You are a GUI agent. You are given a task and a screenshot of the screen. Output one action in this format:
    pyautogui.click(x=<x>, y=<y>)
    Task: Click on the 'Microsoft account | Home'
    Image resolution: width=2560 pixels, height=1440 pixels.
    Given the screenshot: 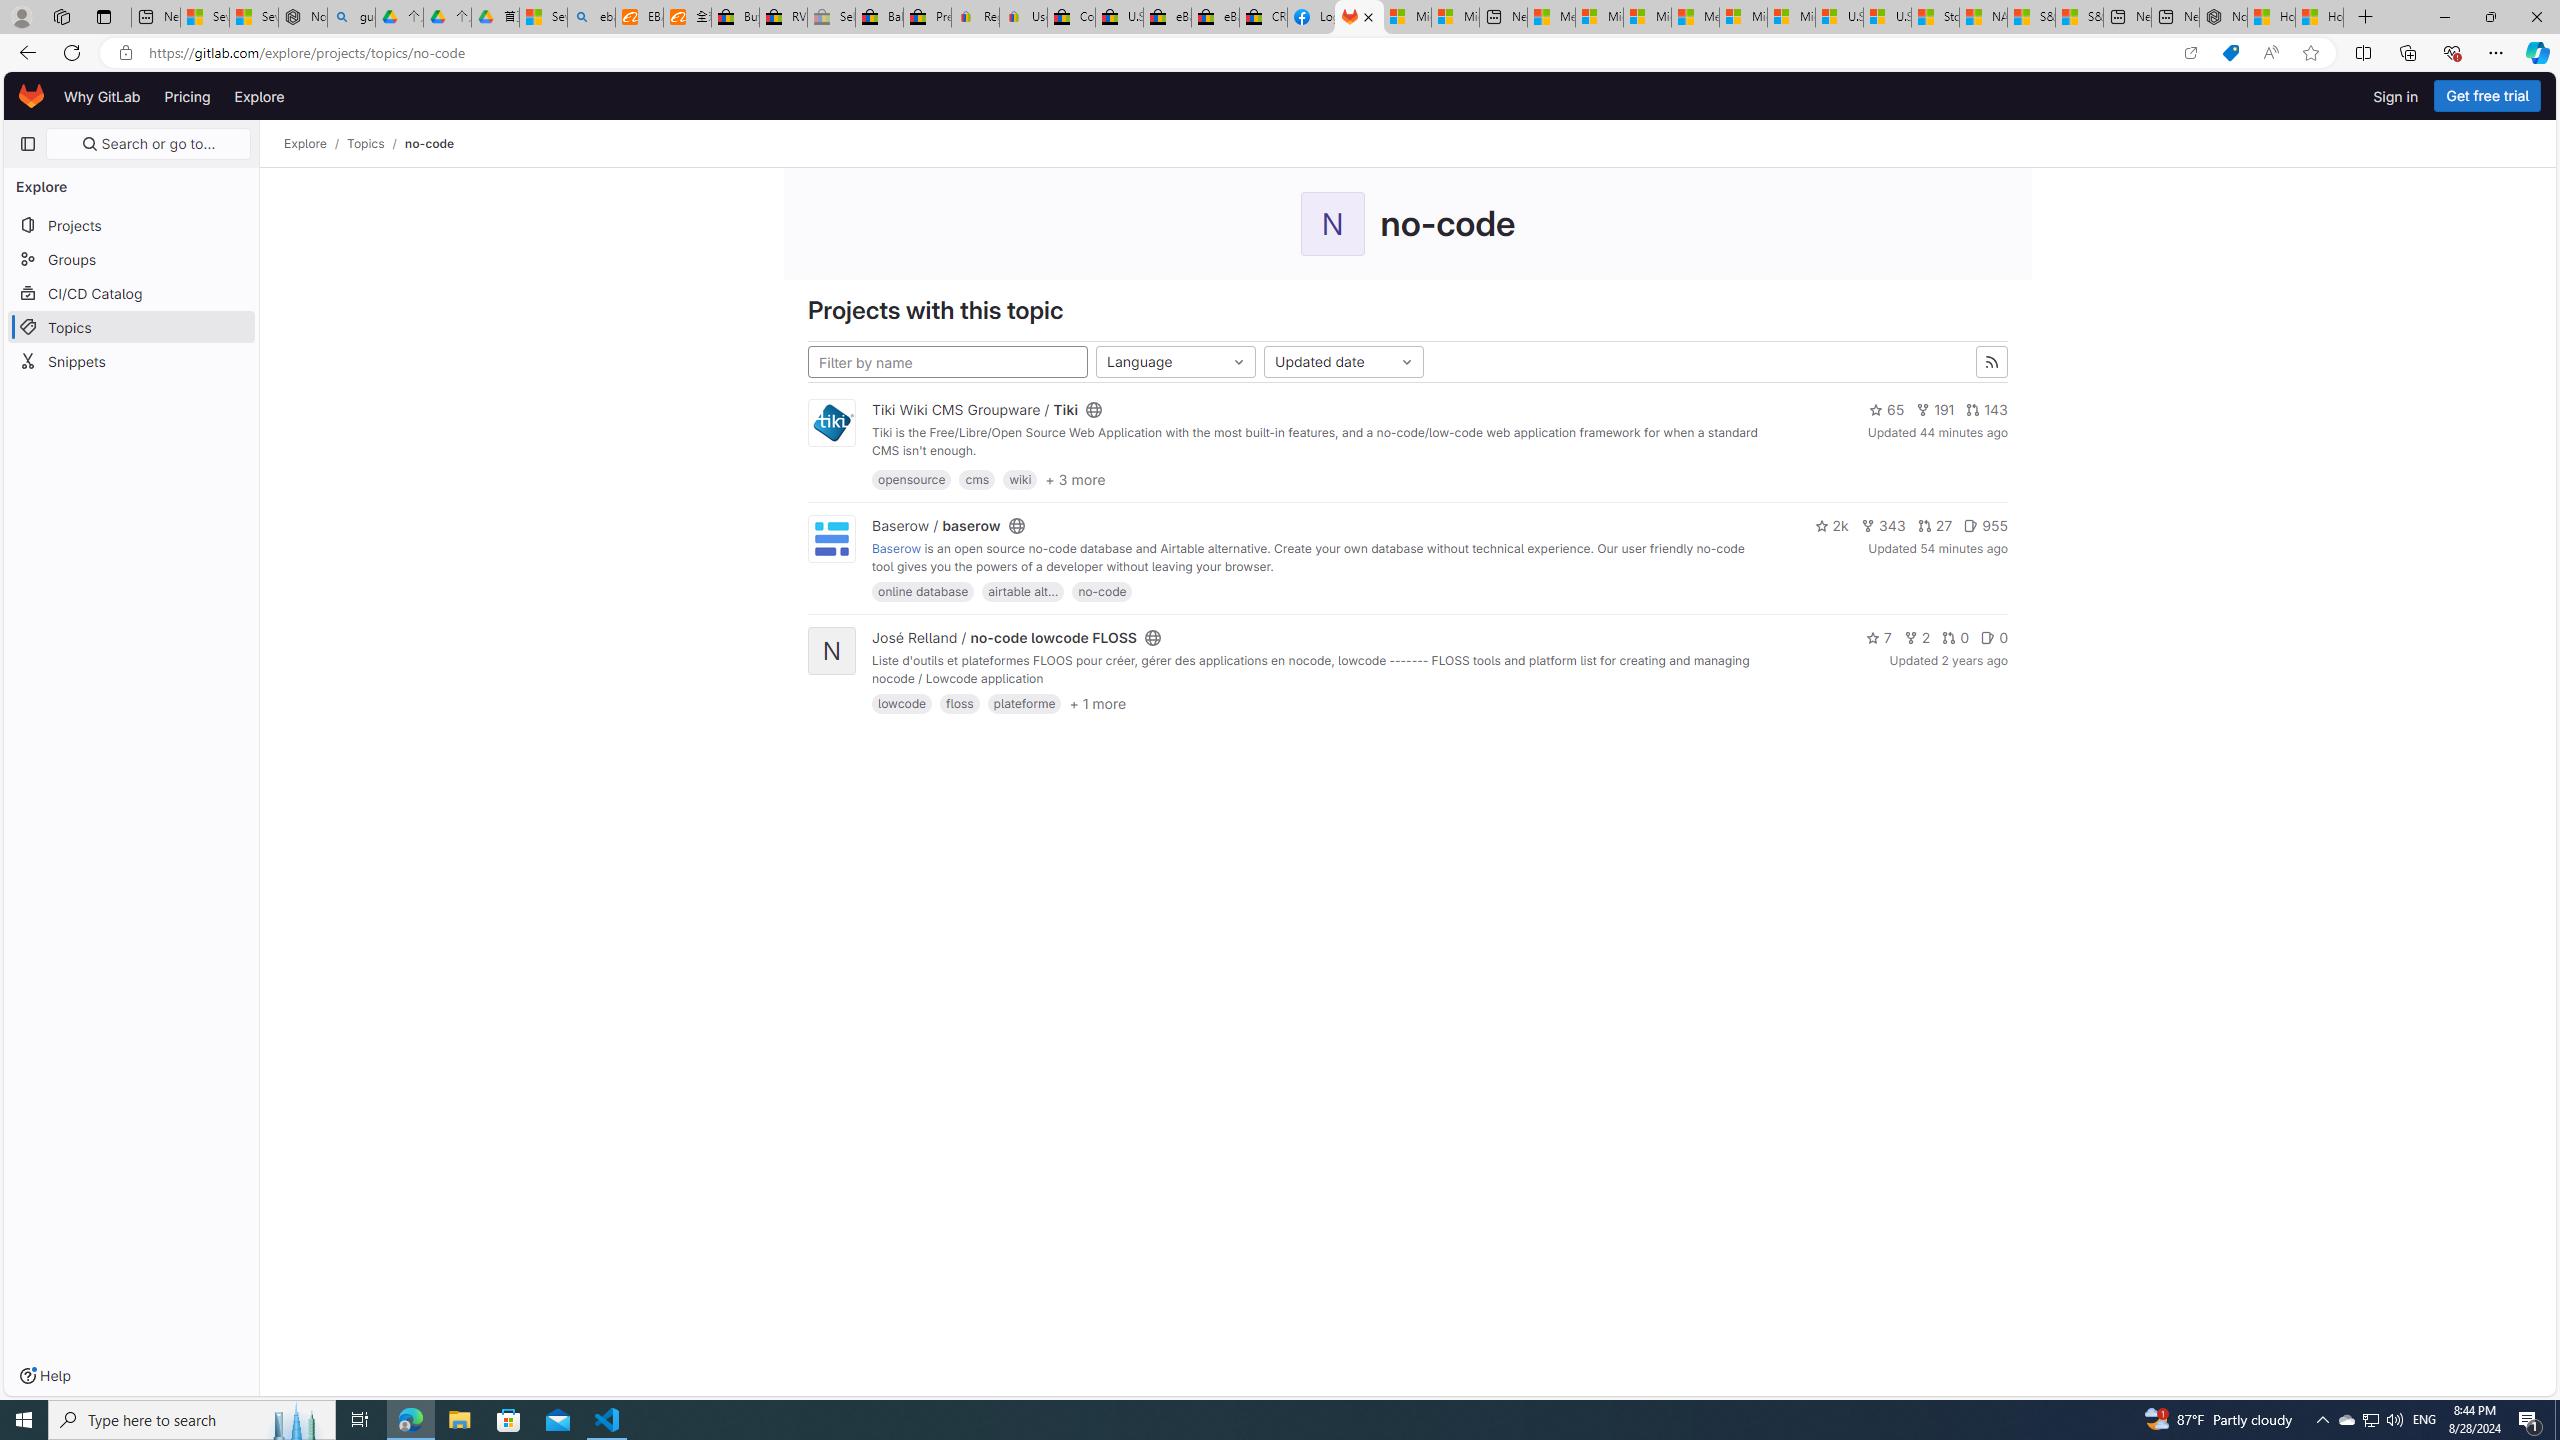 What is the action you would take?
    pyautogui.click(x=1646, y=16)
    